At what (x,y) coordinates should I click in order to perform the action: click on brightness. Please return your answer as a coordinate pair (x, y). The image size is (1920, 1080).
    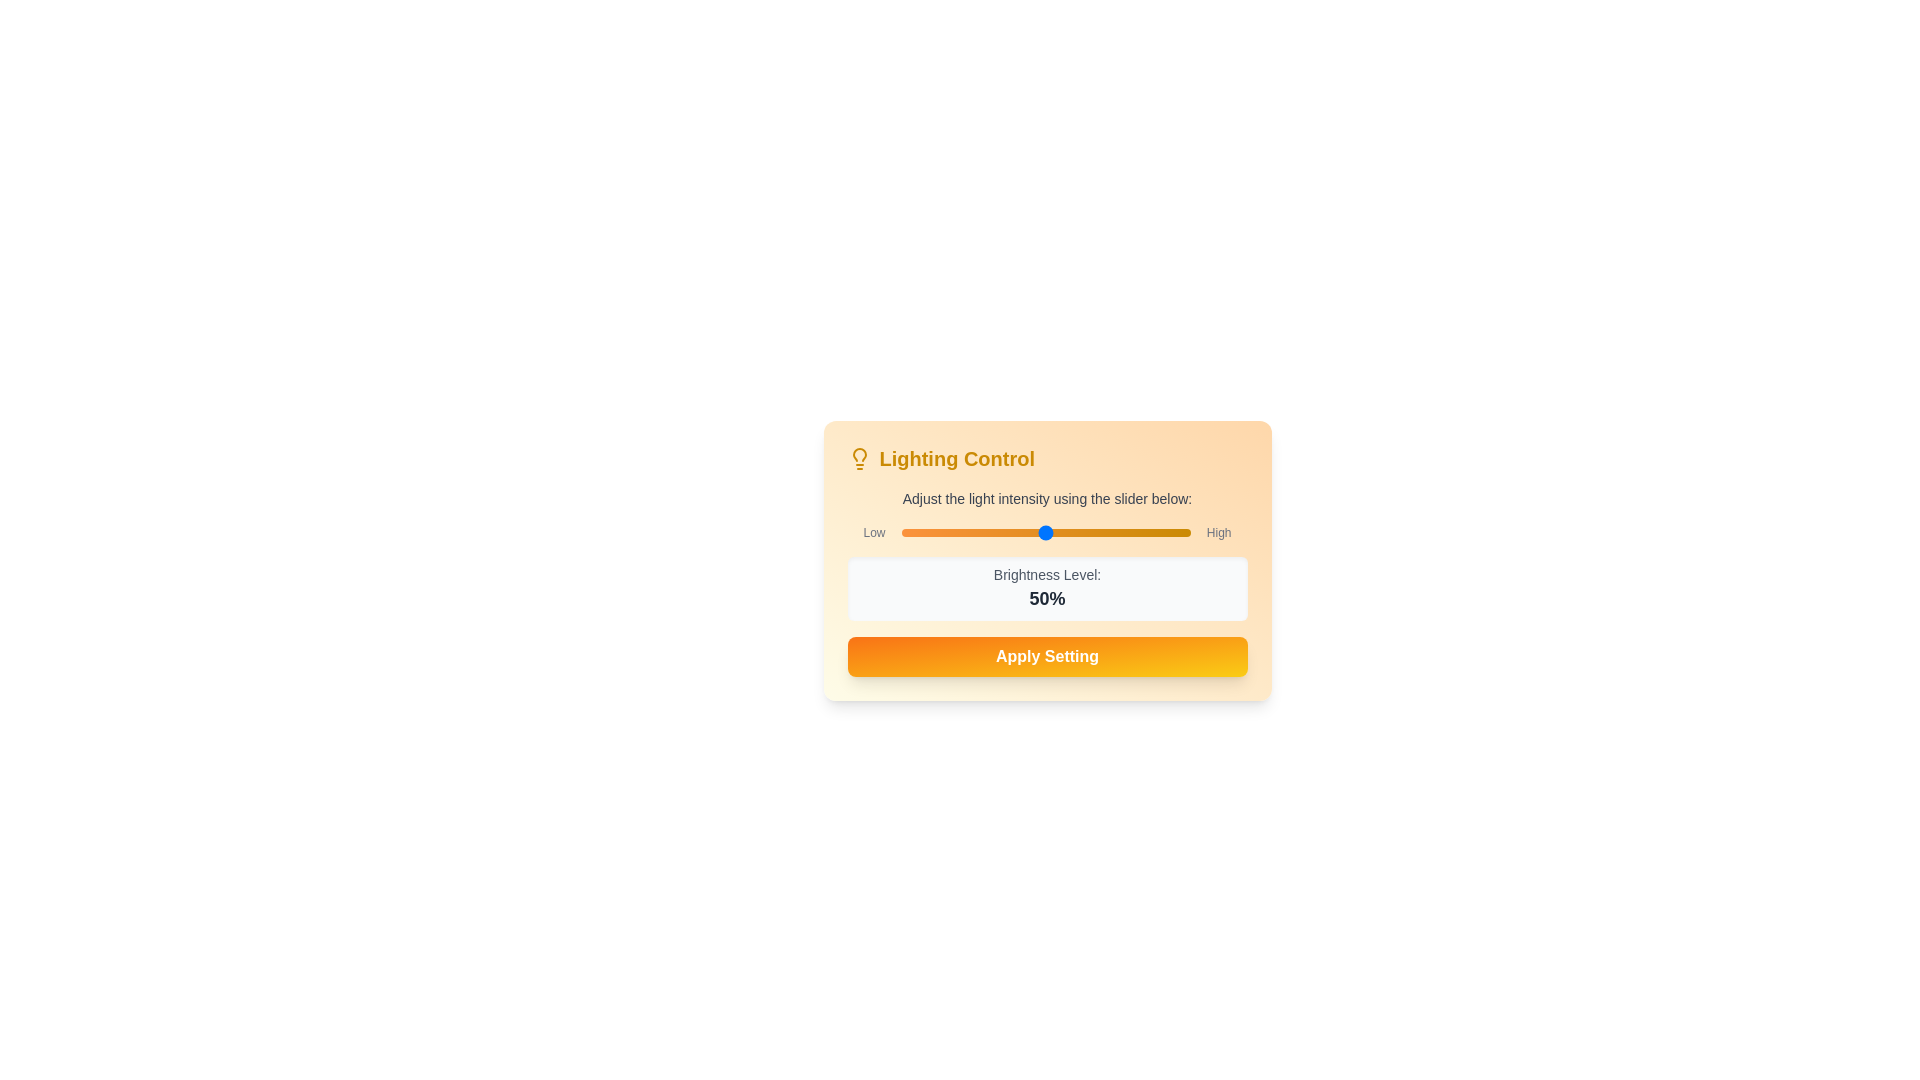
    Looking at the image, I should click on (985, 531).